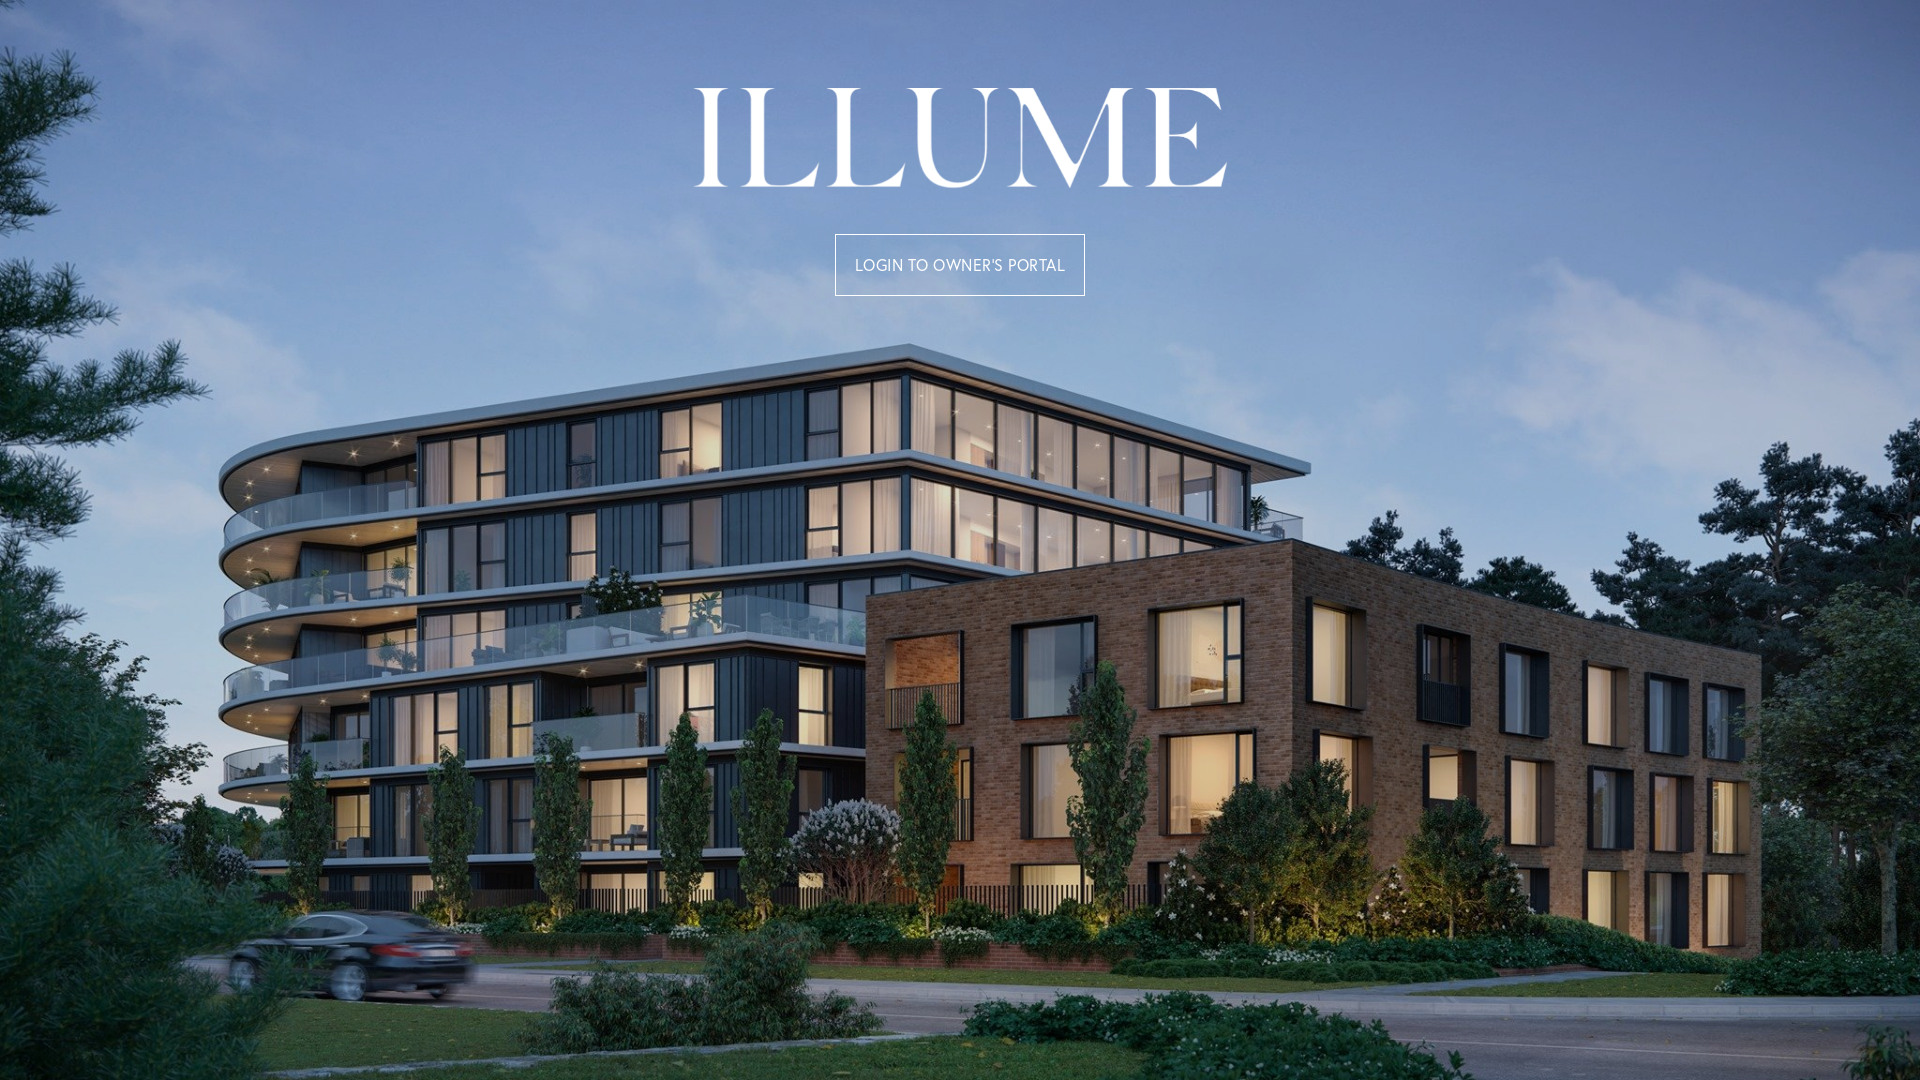 The image size is (1920, 1080). Describe the element at coordinates (960, 263) in the screenshot. I see `'LOGIN TO OWNER'S PORTAL'` at that location.